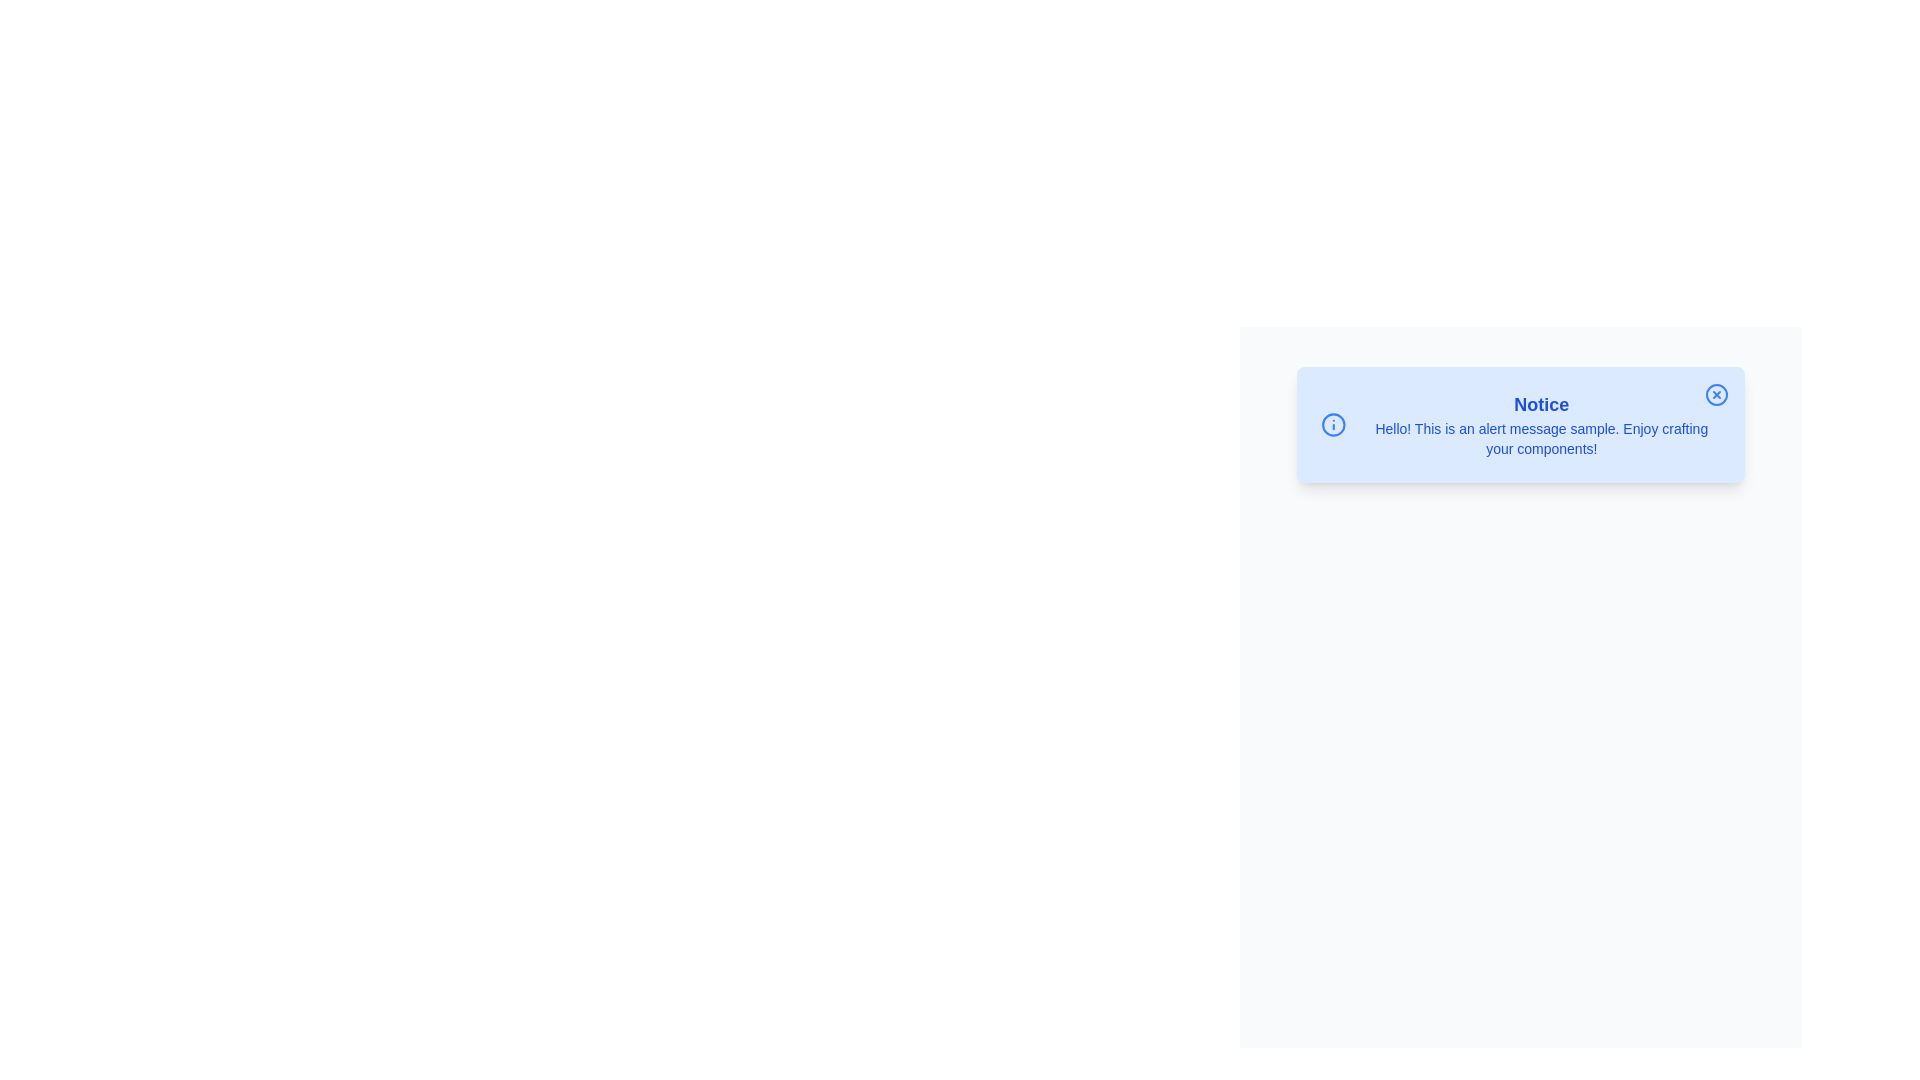  What do you see at coordinates (1716, 394) in the screenshot?
I see `the close button located in the top-right corner of the light blue alert box that contains a title labeled 'Notice'` at bounding box center [1716, 394].